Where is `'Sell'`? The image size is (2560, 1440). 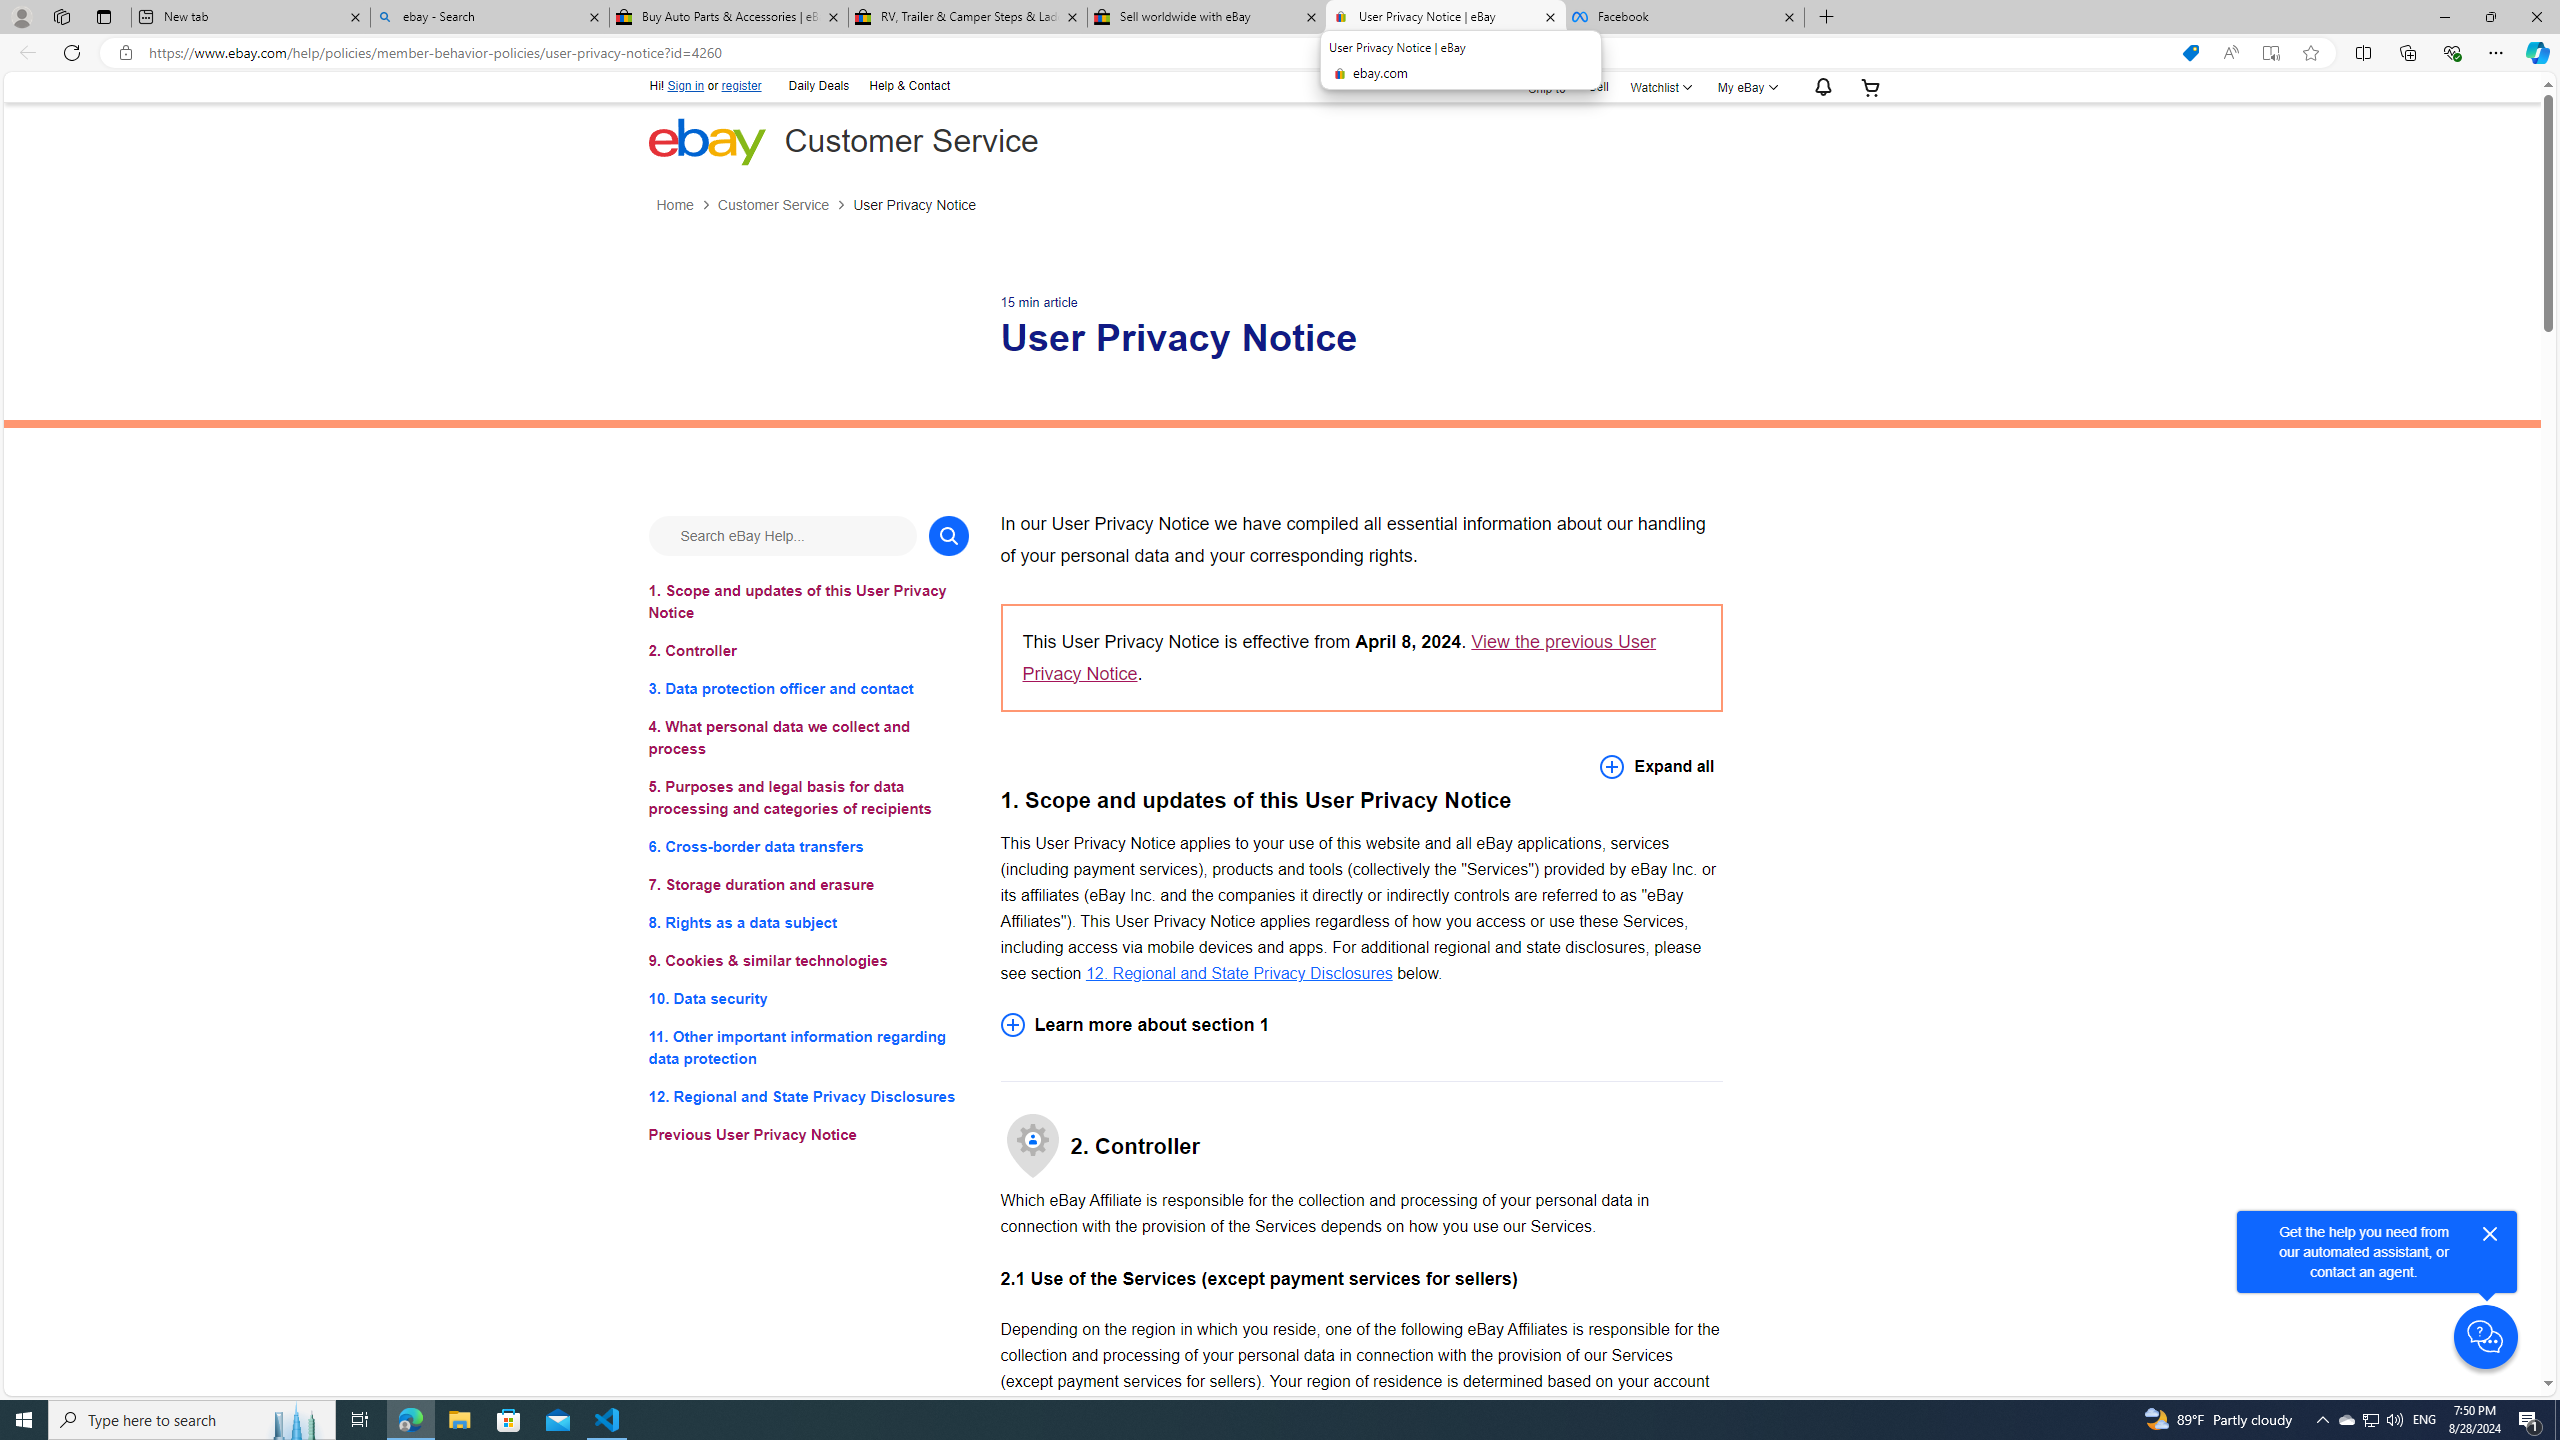
'Sell' is located at coordinates (1597, 85).